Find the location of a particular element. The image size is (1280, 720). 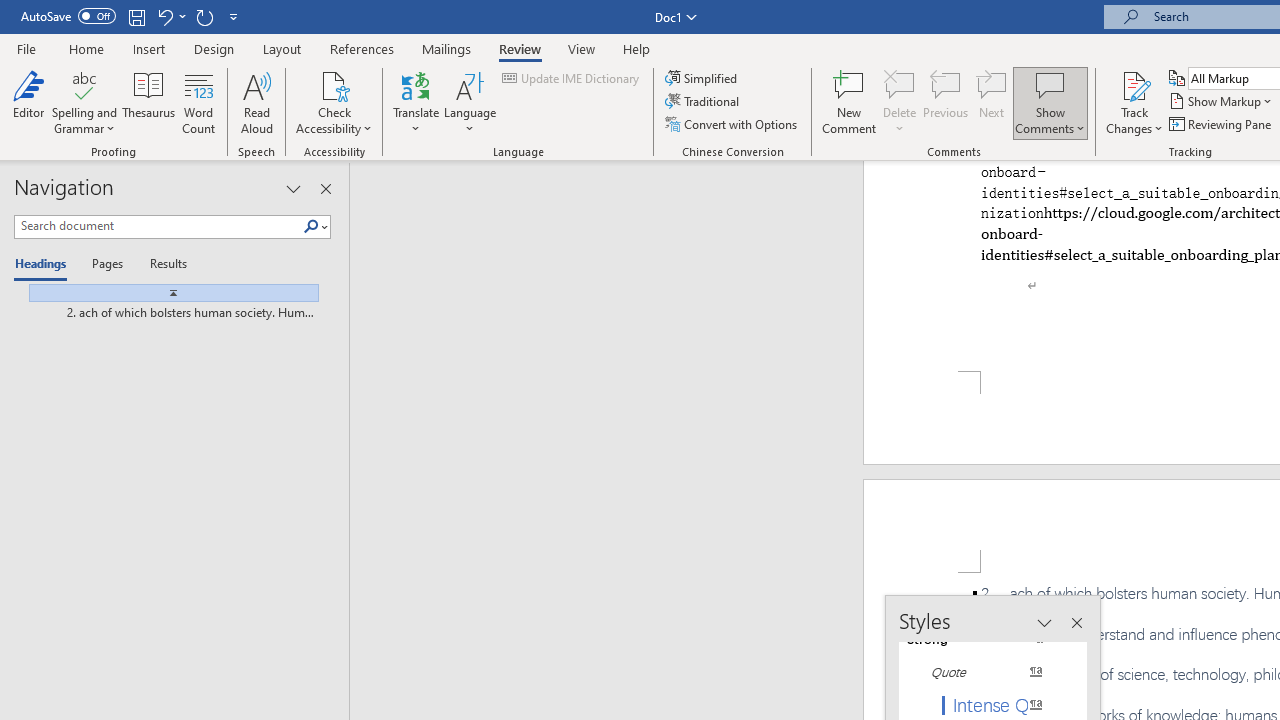

'File Tab' is located at coordinates (26, 47).